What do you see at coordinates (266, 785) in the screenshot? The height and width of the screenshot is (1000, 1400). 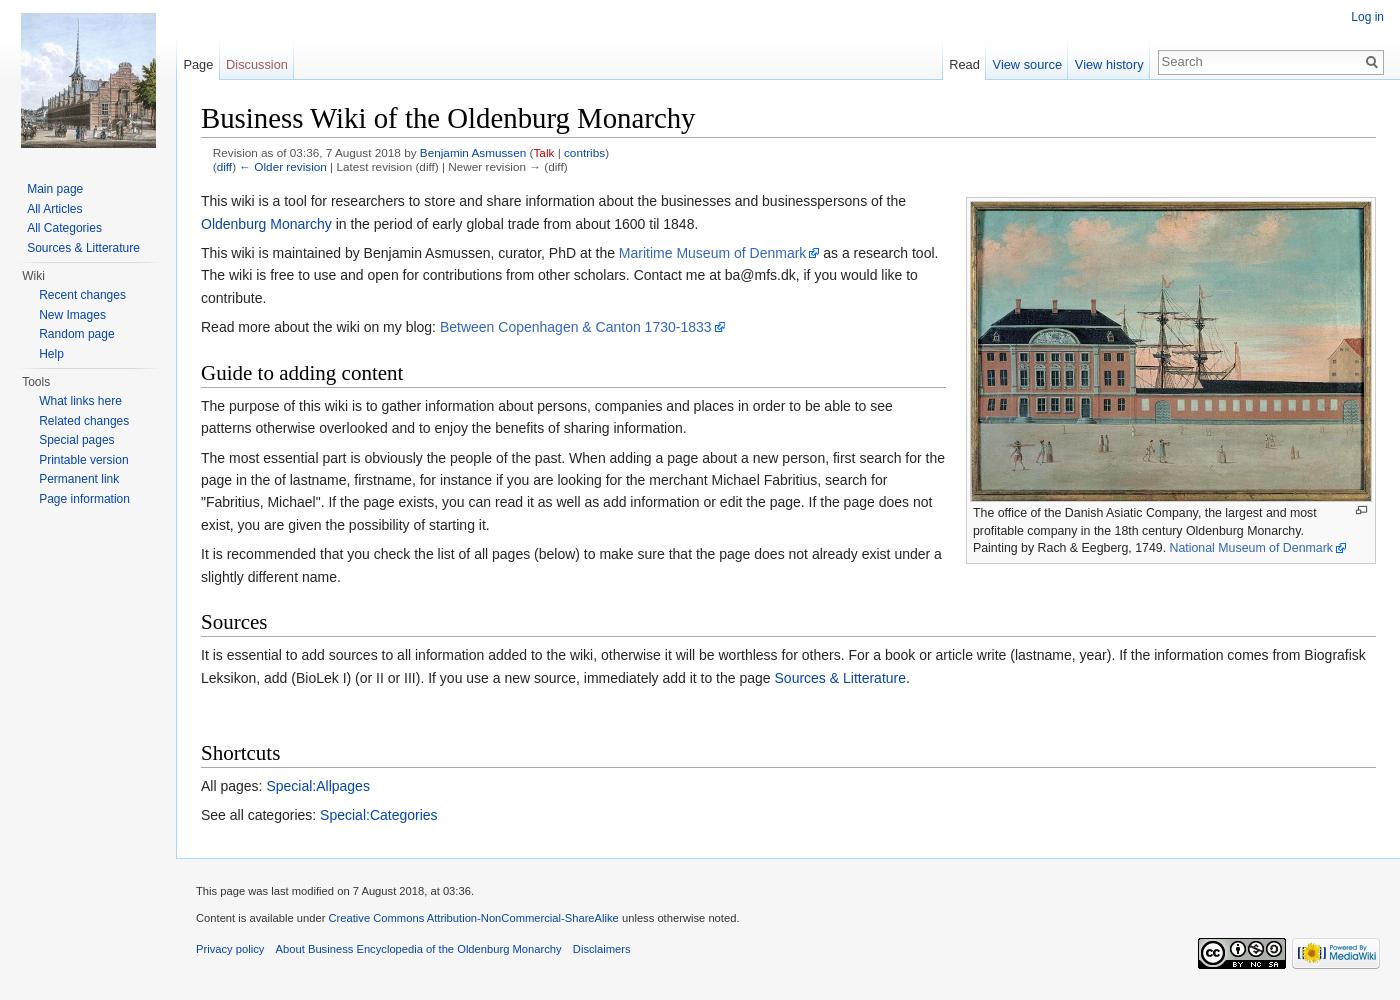 I see `'Special:Allpages'` at bounding box center [266, 785].